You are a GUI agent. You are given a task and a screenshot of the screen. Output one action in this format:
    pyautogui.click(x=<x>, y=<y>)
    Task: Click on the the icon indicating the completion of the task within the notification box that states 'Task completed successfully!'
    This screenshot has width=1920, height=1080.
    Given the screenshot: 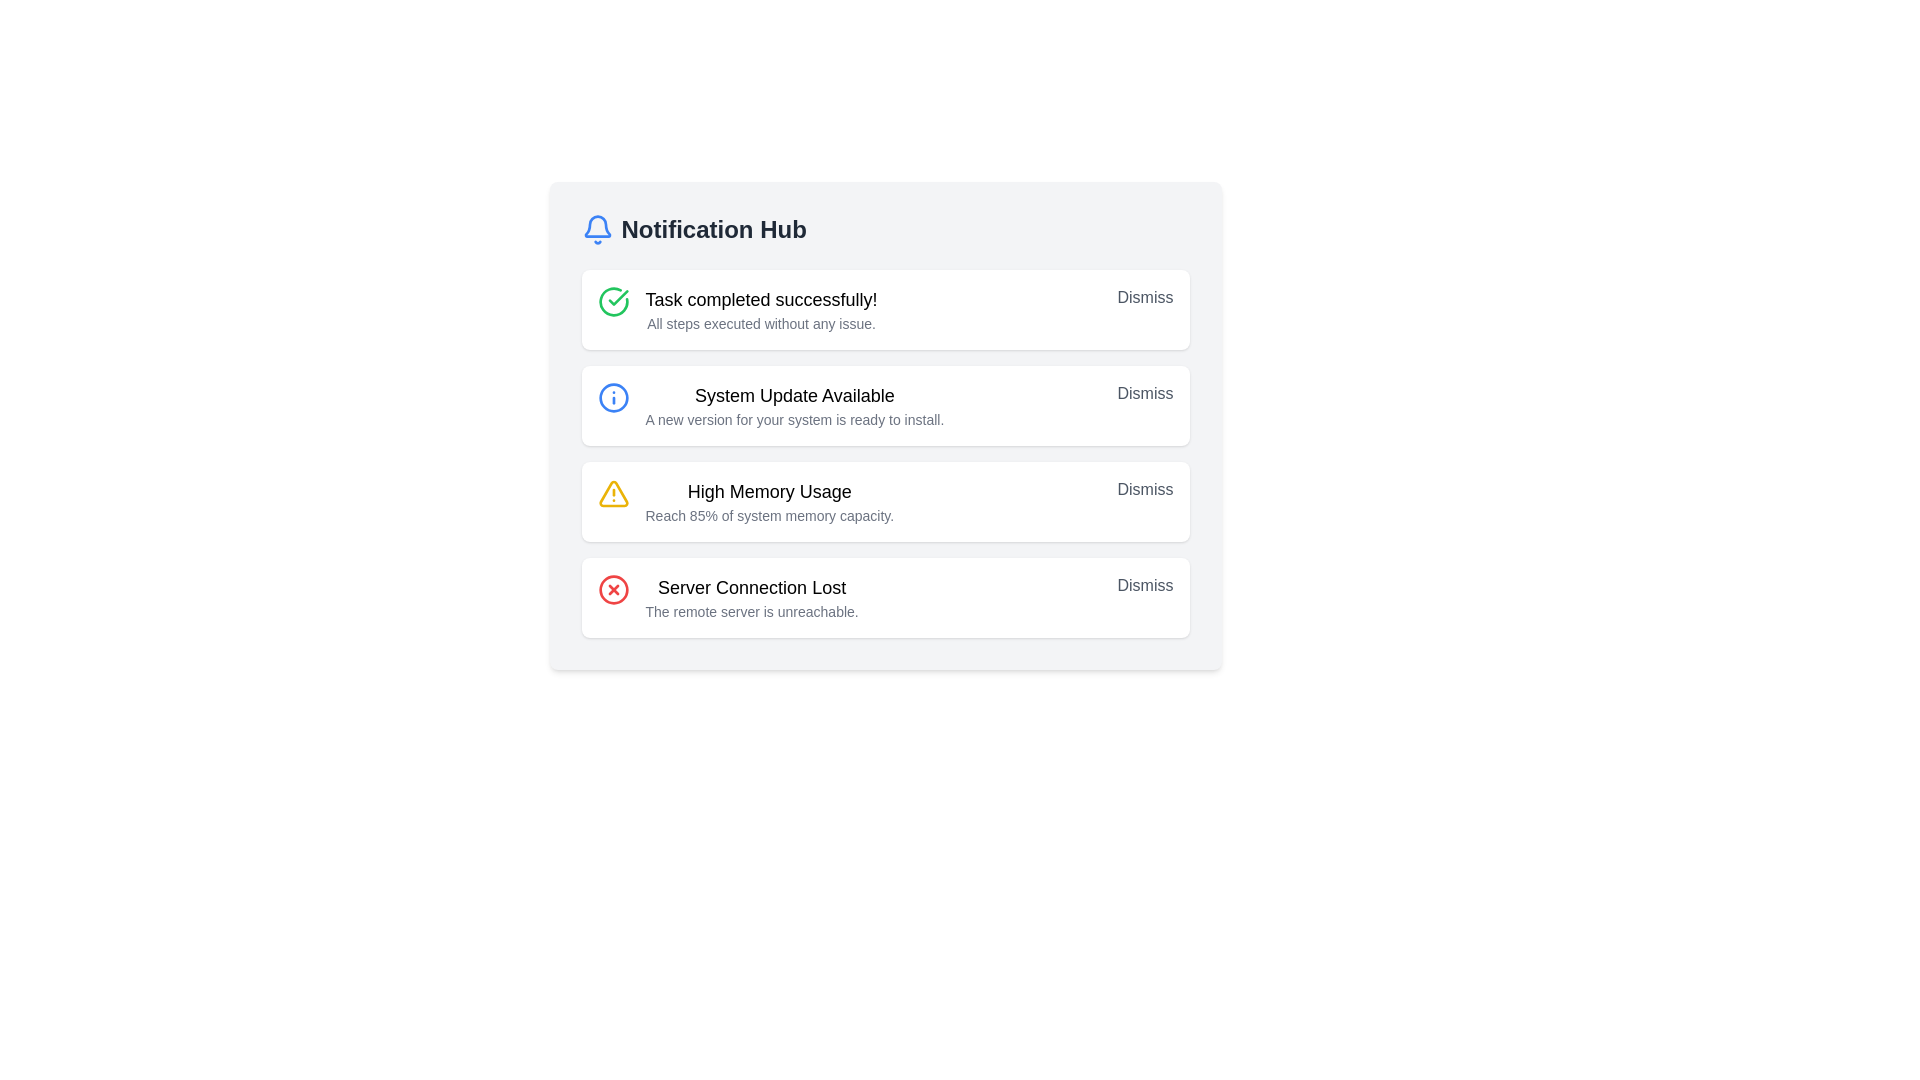 What is the action you would take?
    pyautogui.click(x=612, y=301)
    